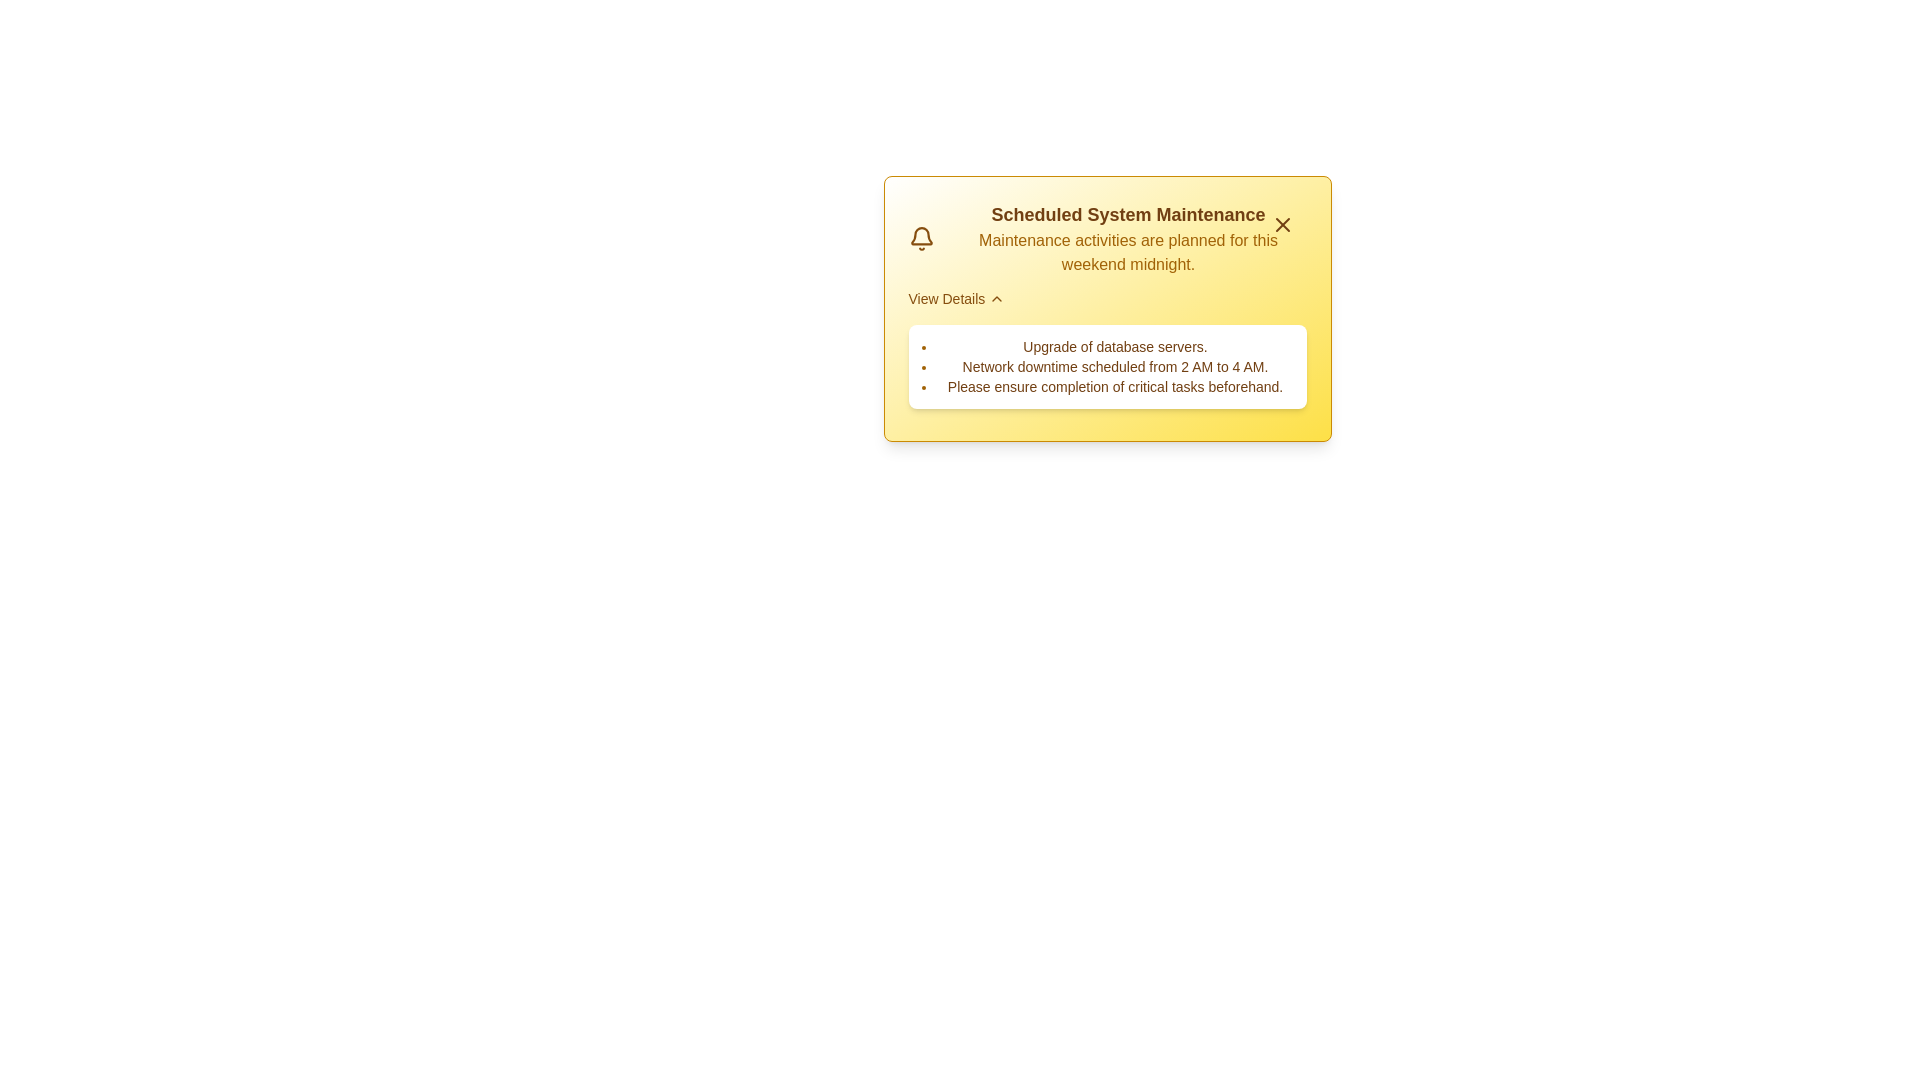  What do you see at coordinates (954, 299) in the screenshot?
I see `the 'View Details' button to toggle the details section` at bounding box center [954, 299].